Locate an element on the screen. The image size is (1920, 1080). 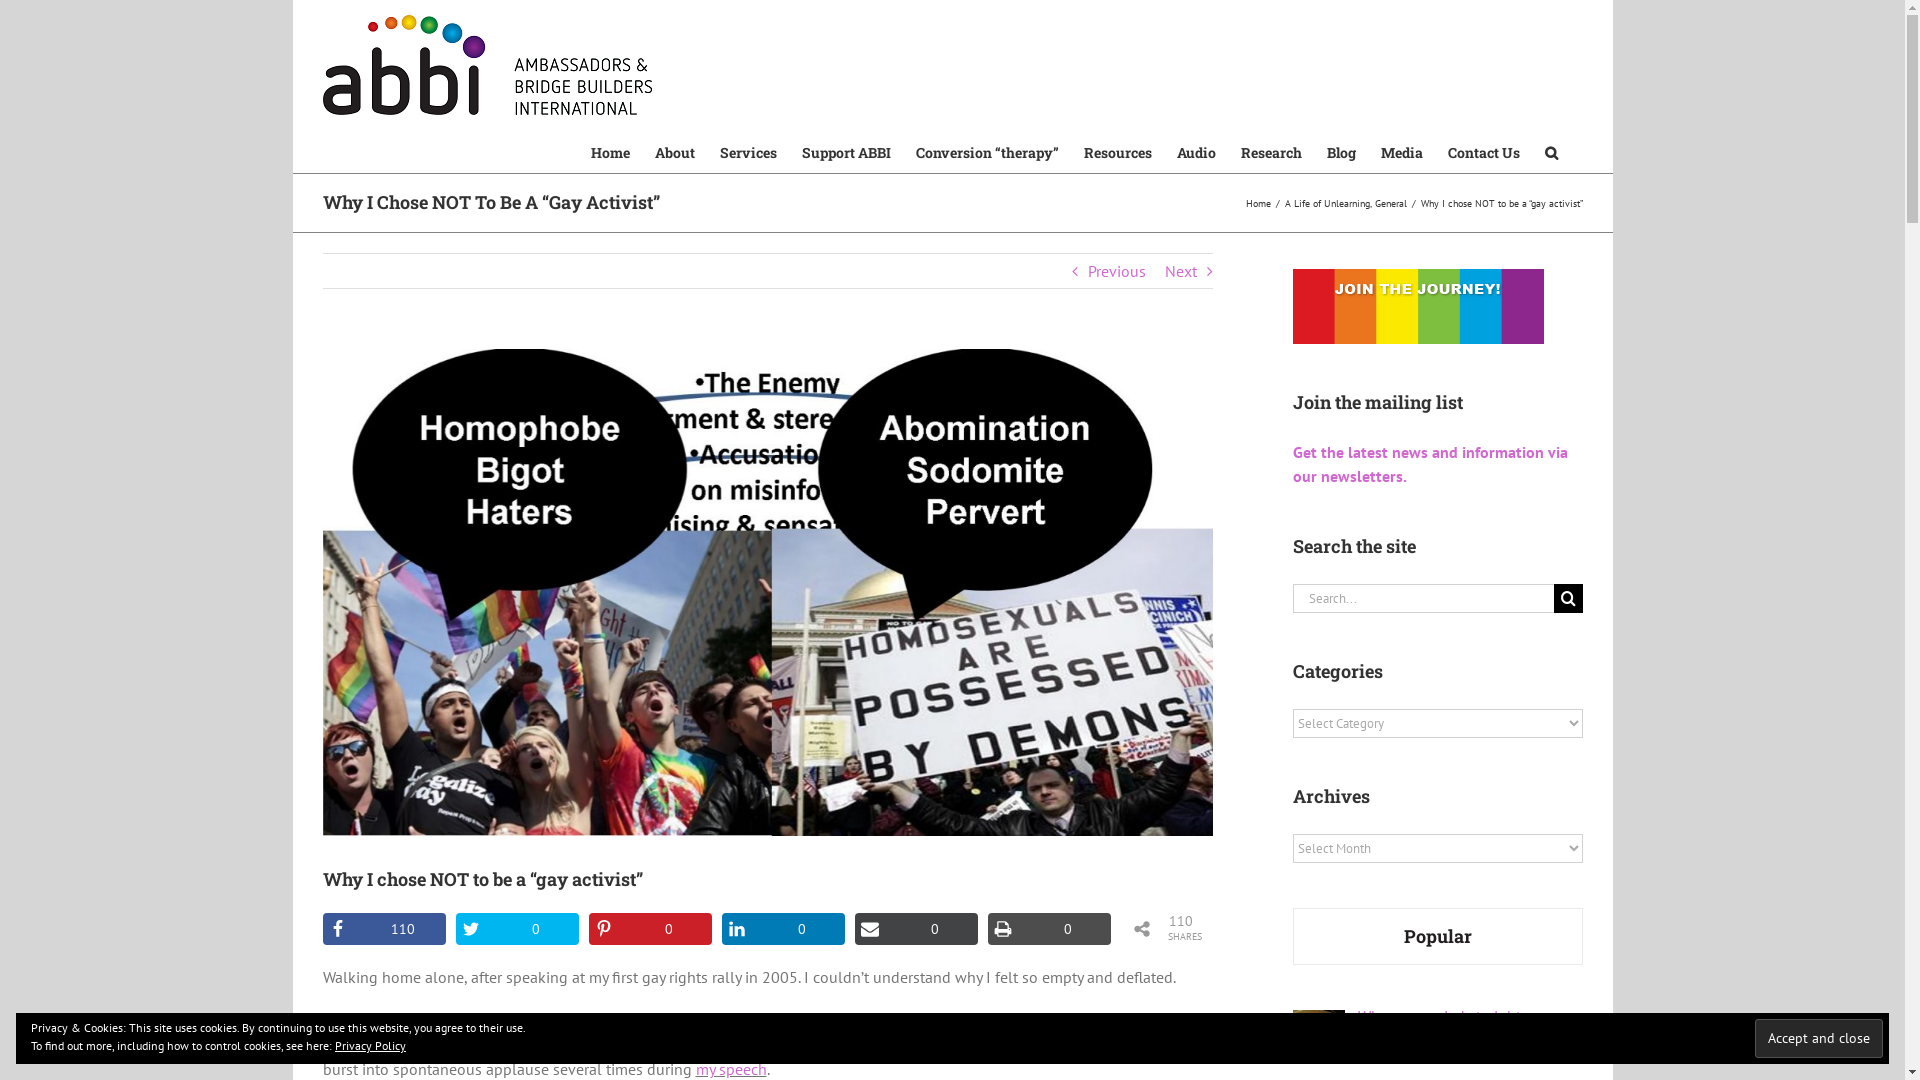
'Accept and close' is located at coordinates (1819, 1037).